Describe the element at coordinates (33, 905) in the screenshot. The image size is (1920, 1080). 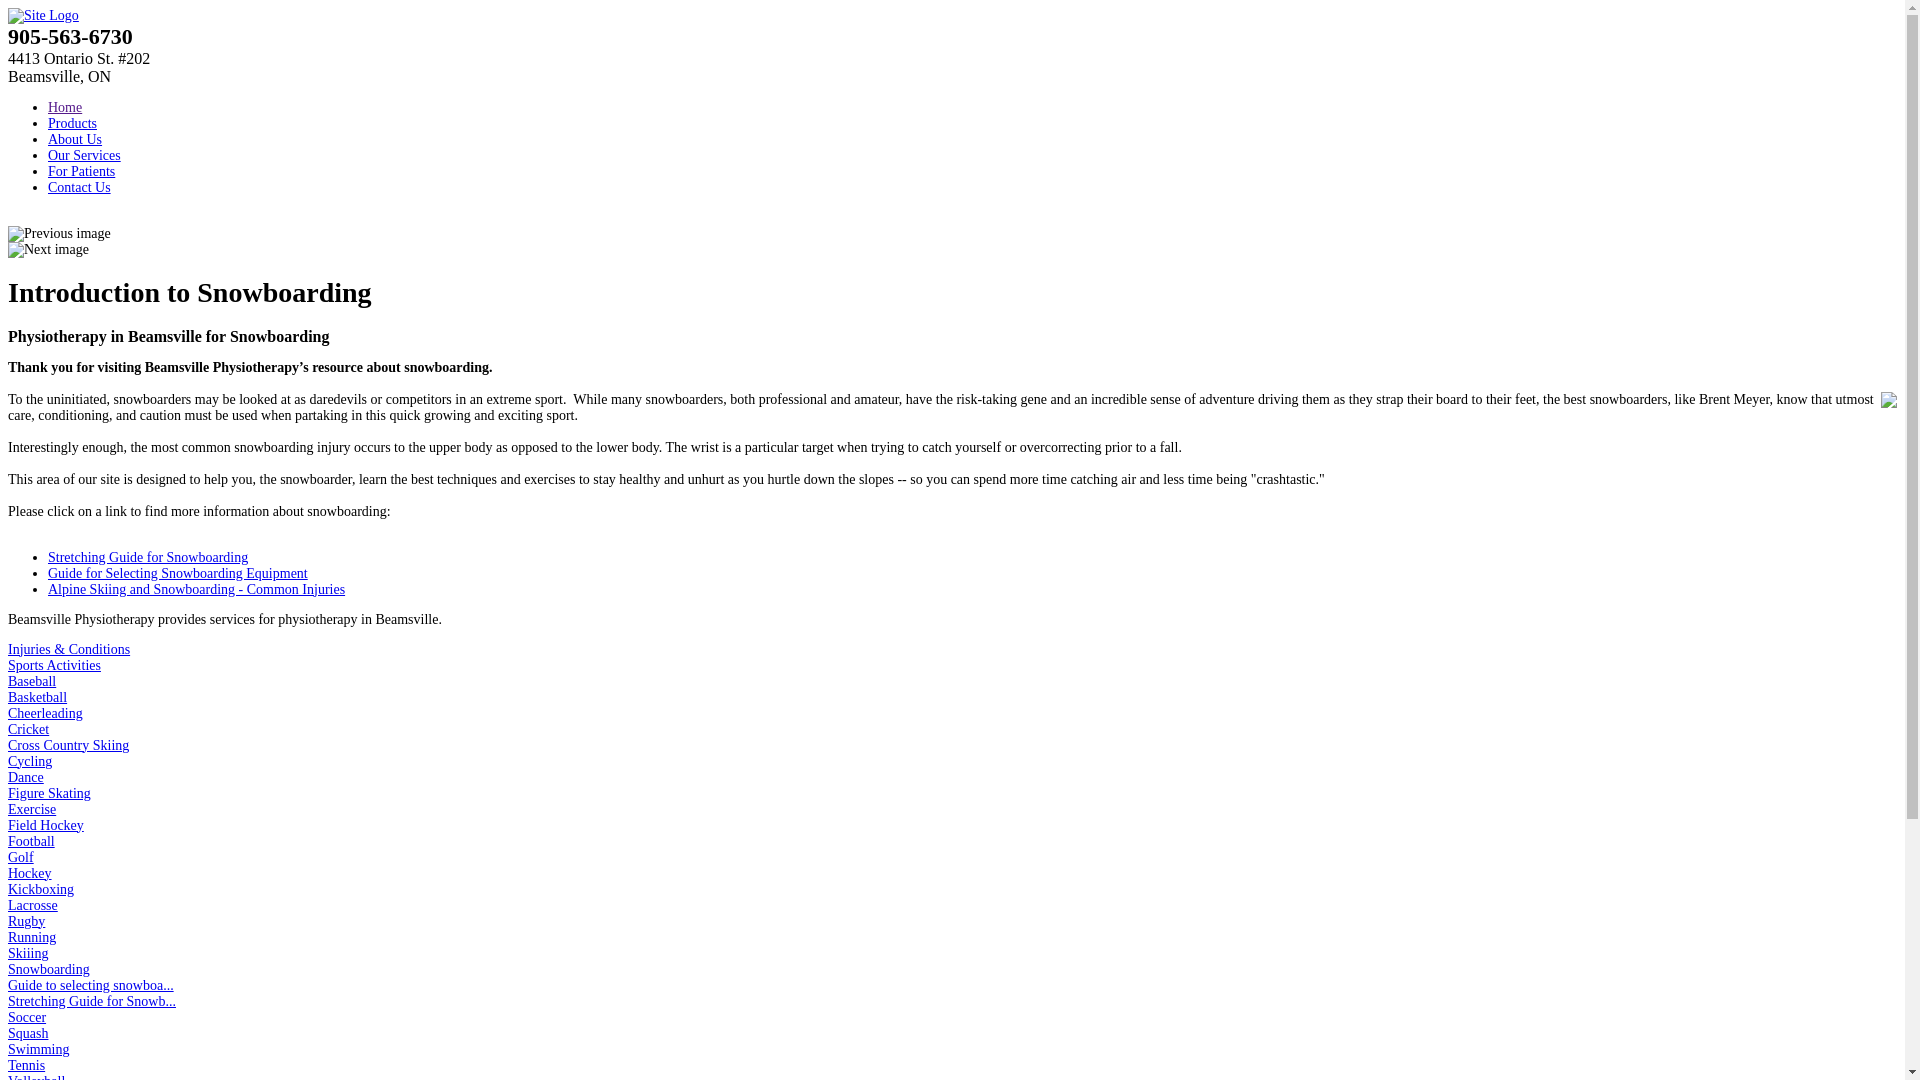
I see `'Lacrosse'` at that location.